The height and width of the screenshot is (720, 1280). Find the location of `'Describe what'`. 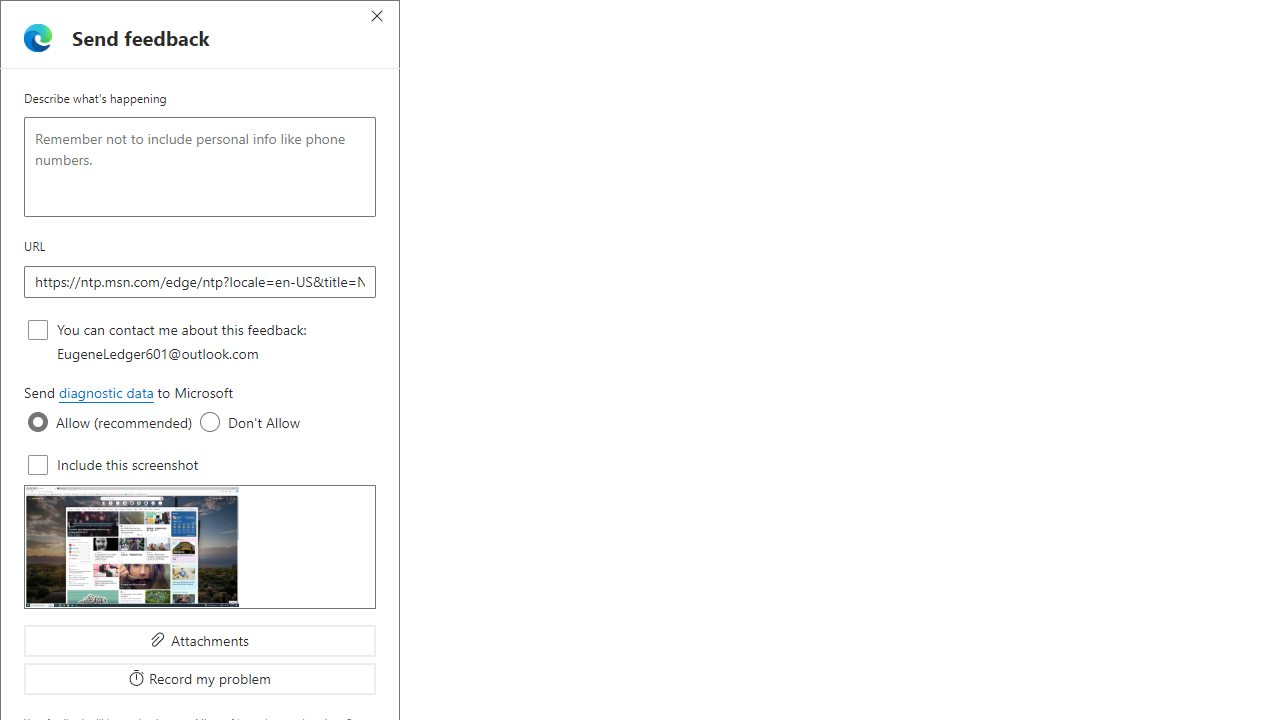

'Describe what' is located at coordinates (200, 166).